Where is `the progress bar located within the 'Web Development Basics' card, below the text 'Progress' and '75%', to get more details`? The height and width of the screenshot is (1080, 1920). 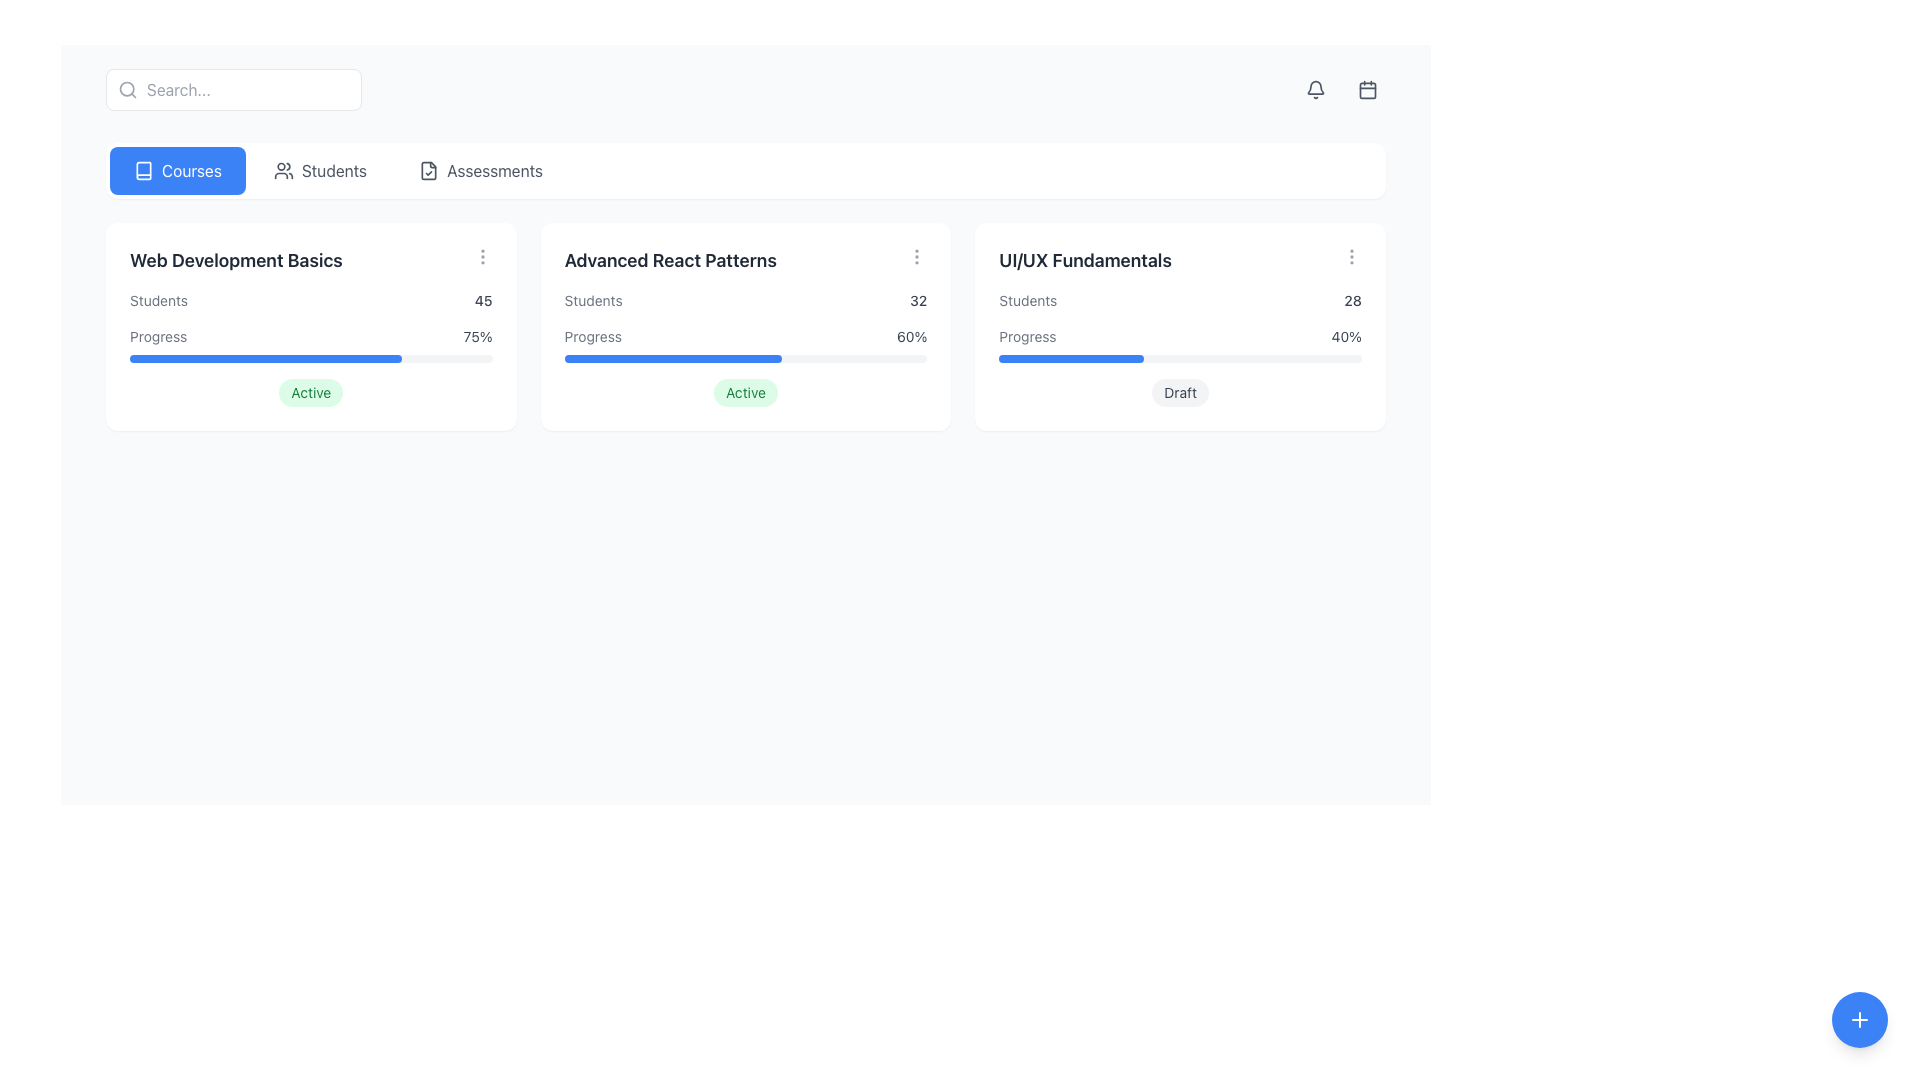 the progress bar located within the 'Web Development Basics' card, below the text 'Progress' and '75%', to get more details is located at coordinates (310, 357).